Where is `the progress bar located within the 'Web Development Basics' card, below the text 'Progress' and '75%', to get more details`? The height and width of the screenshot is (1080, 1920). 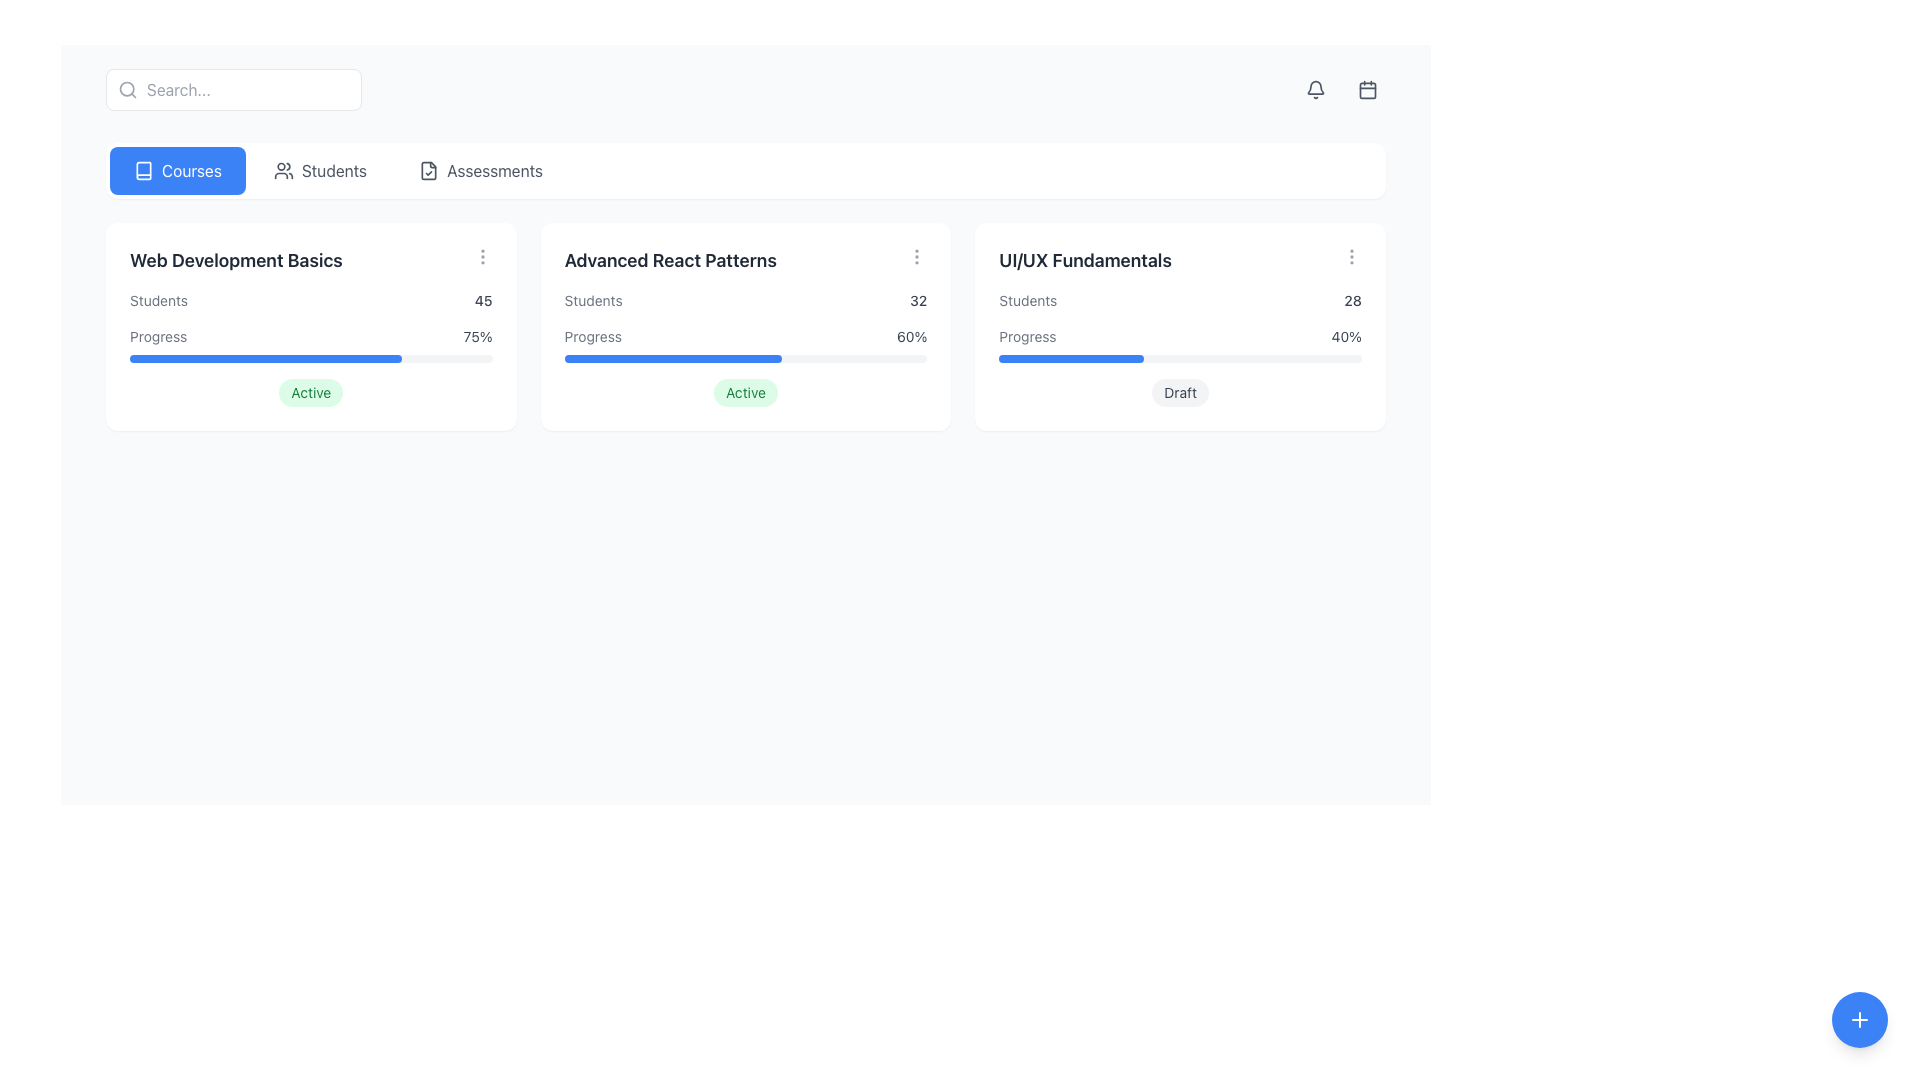 the progress bar located within the 'Web Development Basics' card, below the text 'Progress' and '75%', to get more details is located at coordinates (310, 357).